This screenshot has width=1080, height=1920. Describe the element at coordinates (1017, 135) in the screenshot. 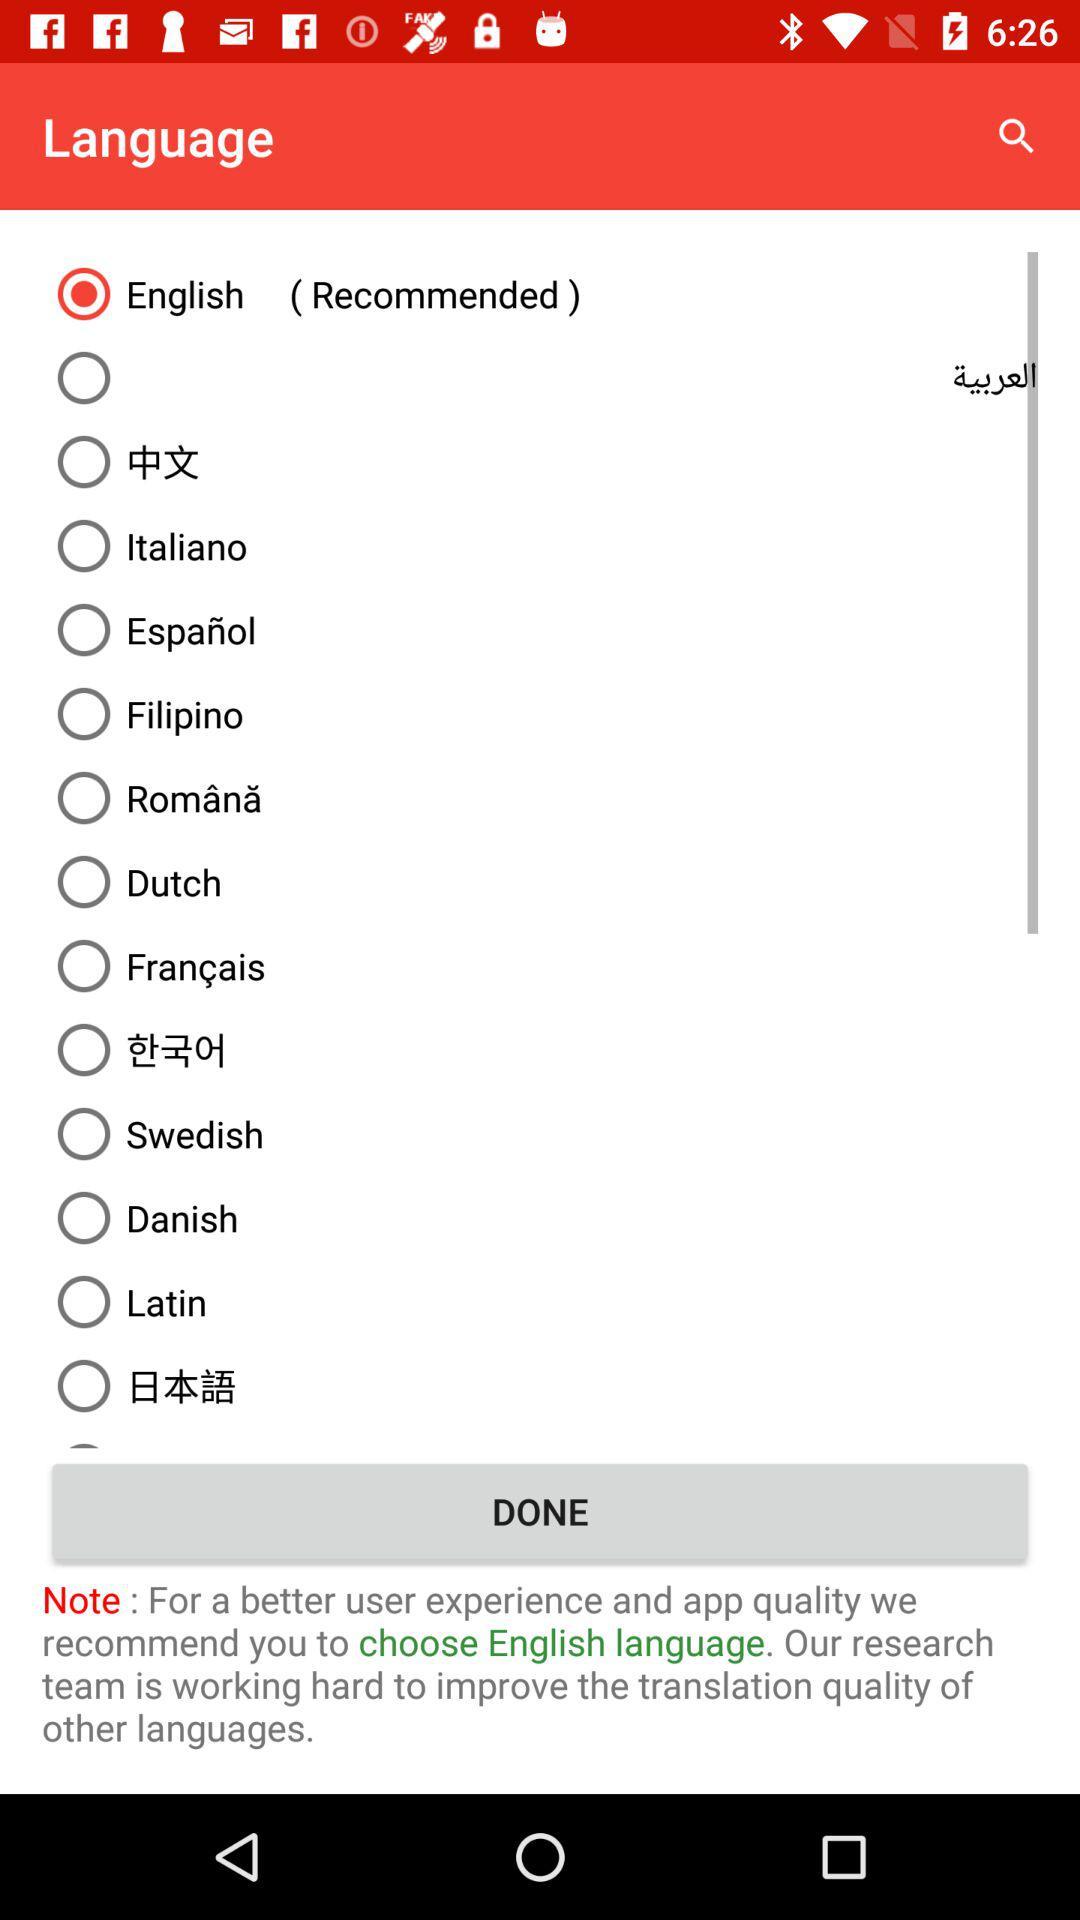

I see `item to the right of the language` at that location.